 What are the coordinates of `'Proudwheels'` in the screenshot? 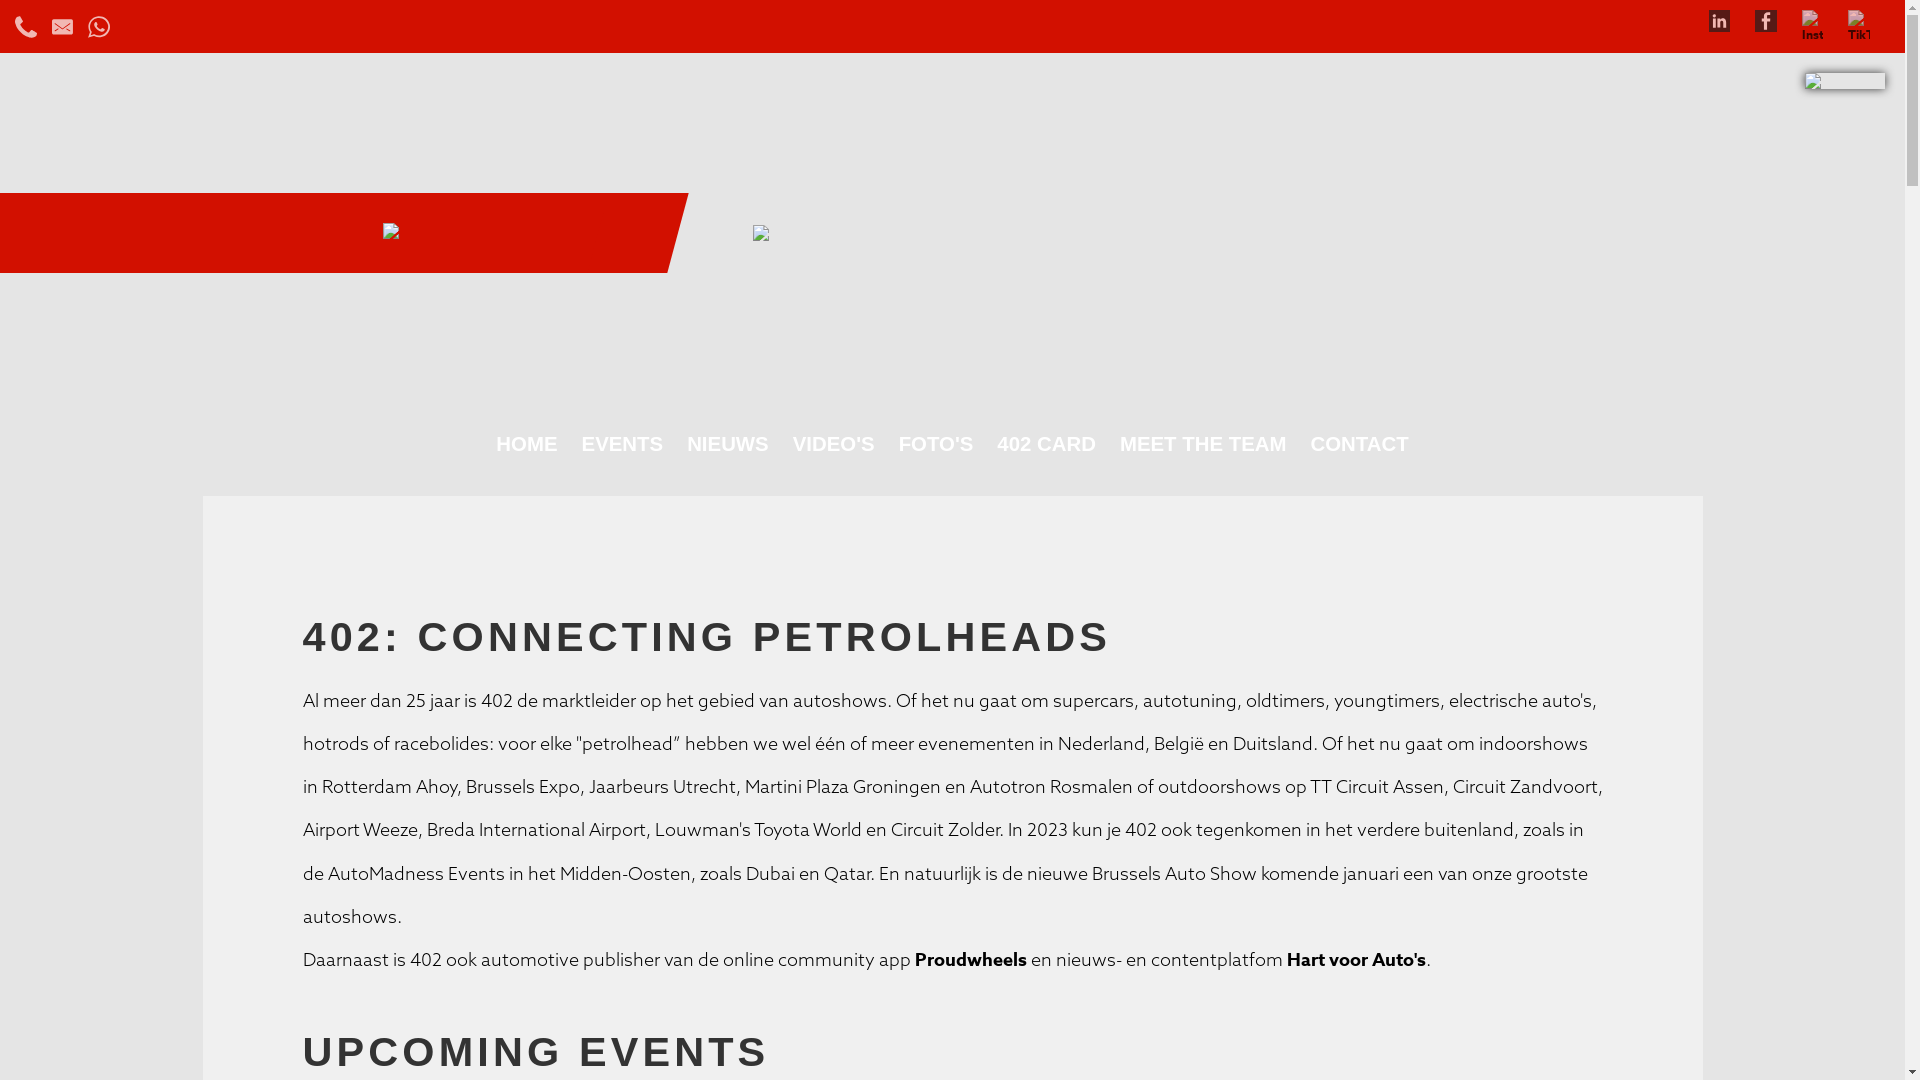 It's located at (969, 959).